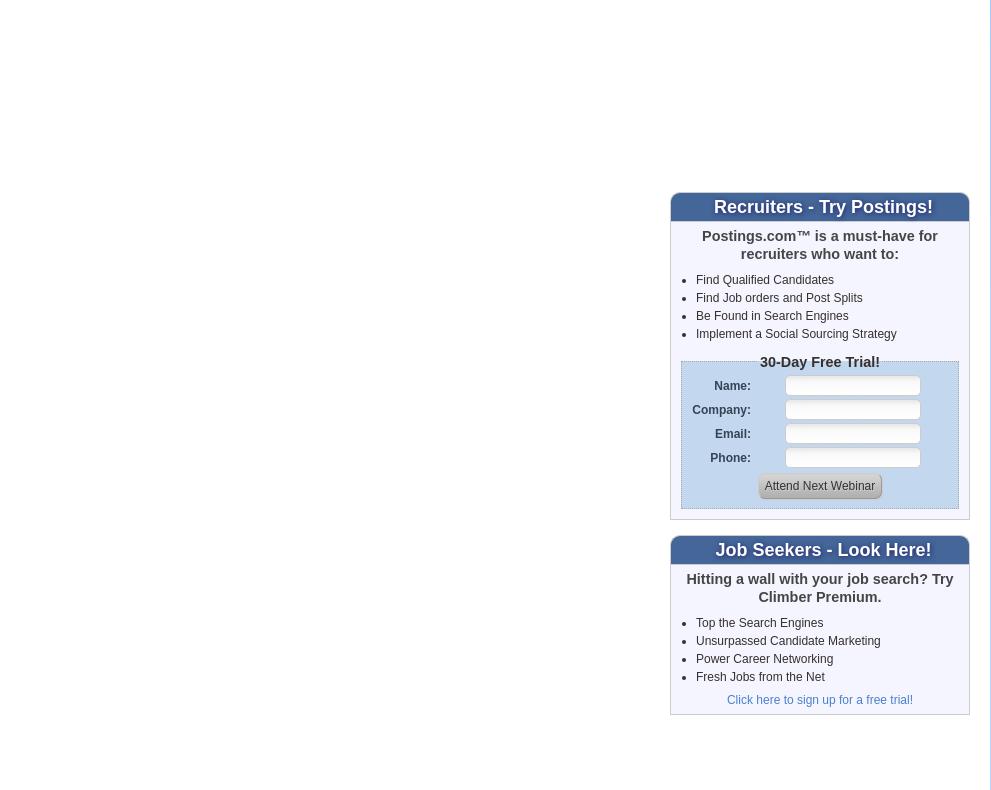  I want to click on 'Email:', so click(714, 431).